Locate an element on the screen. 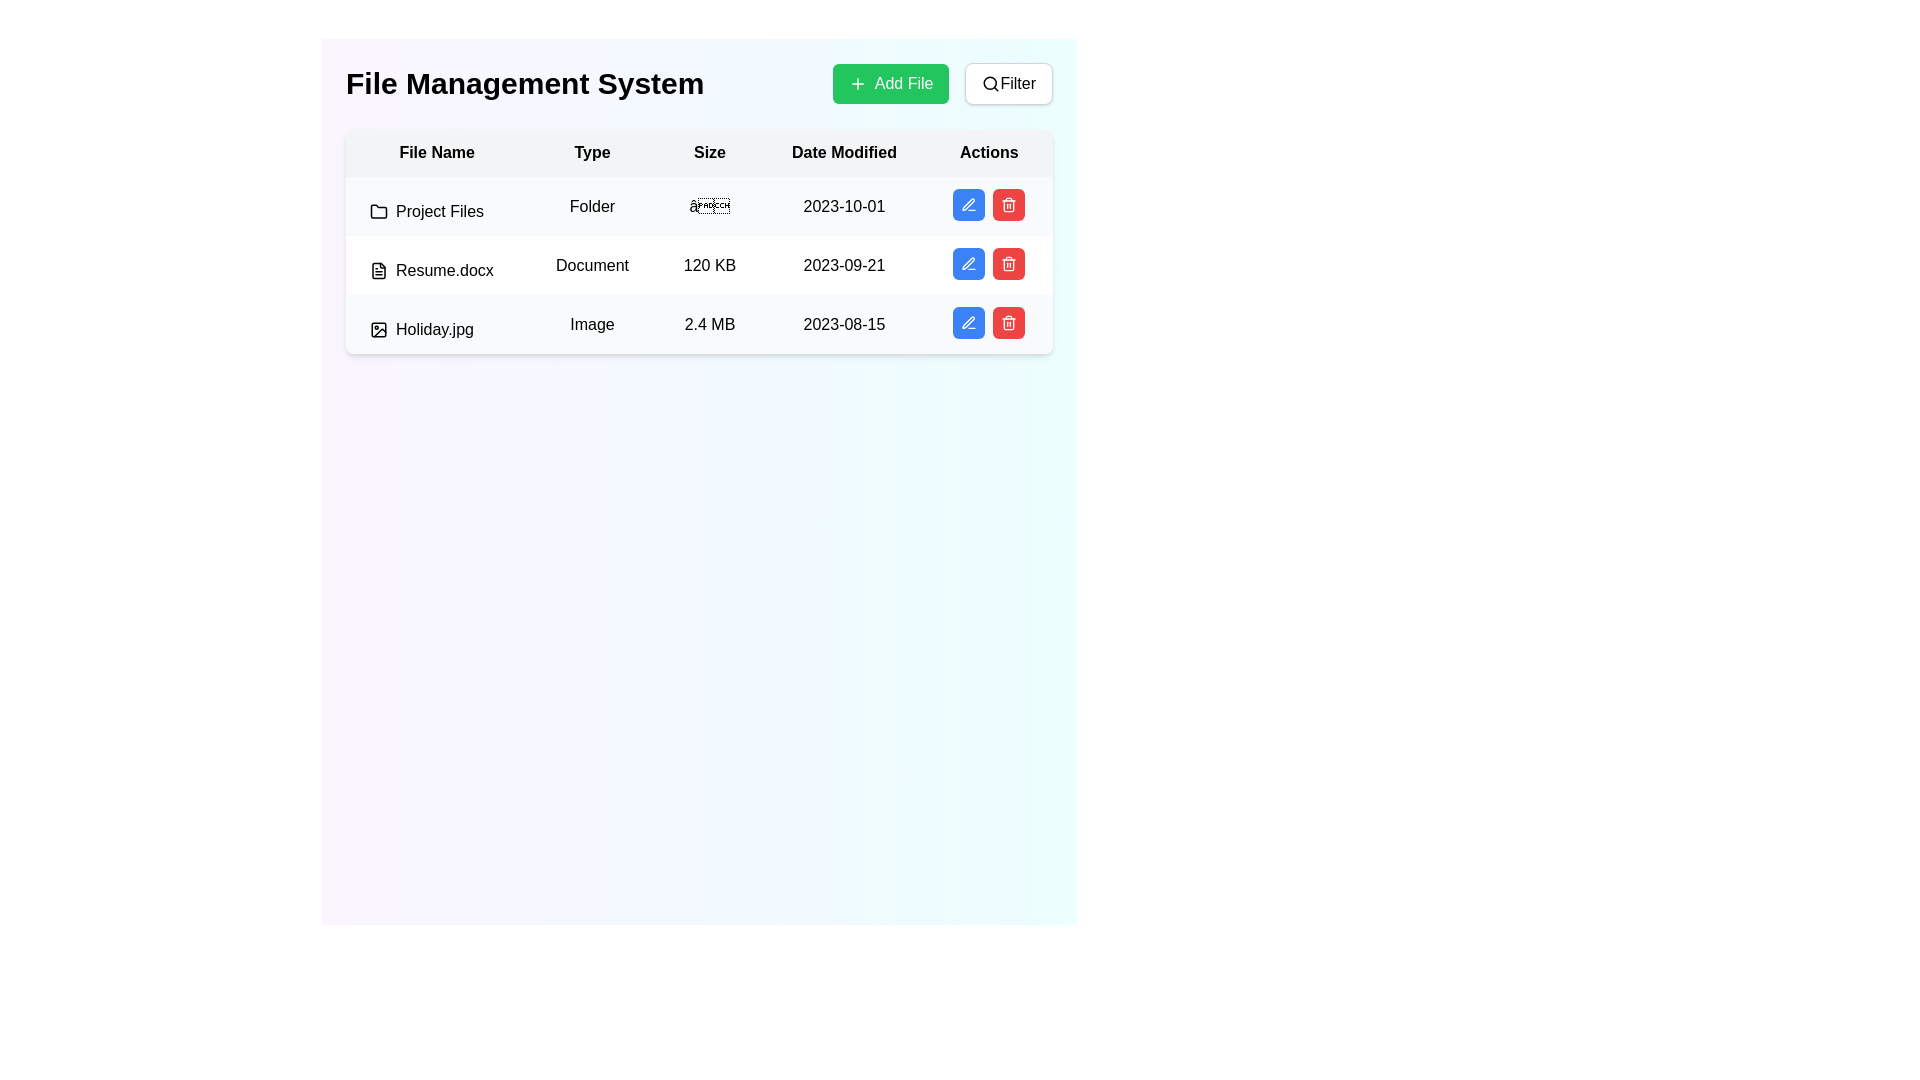 This screenshot has width=1920, height=1080. the white rectangular 'Filter' button with a magnifying glass icon is located at coordinates (1009, 83).